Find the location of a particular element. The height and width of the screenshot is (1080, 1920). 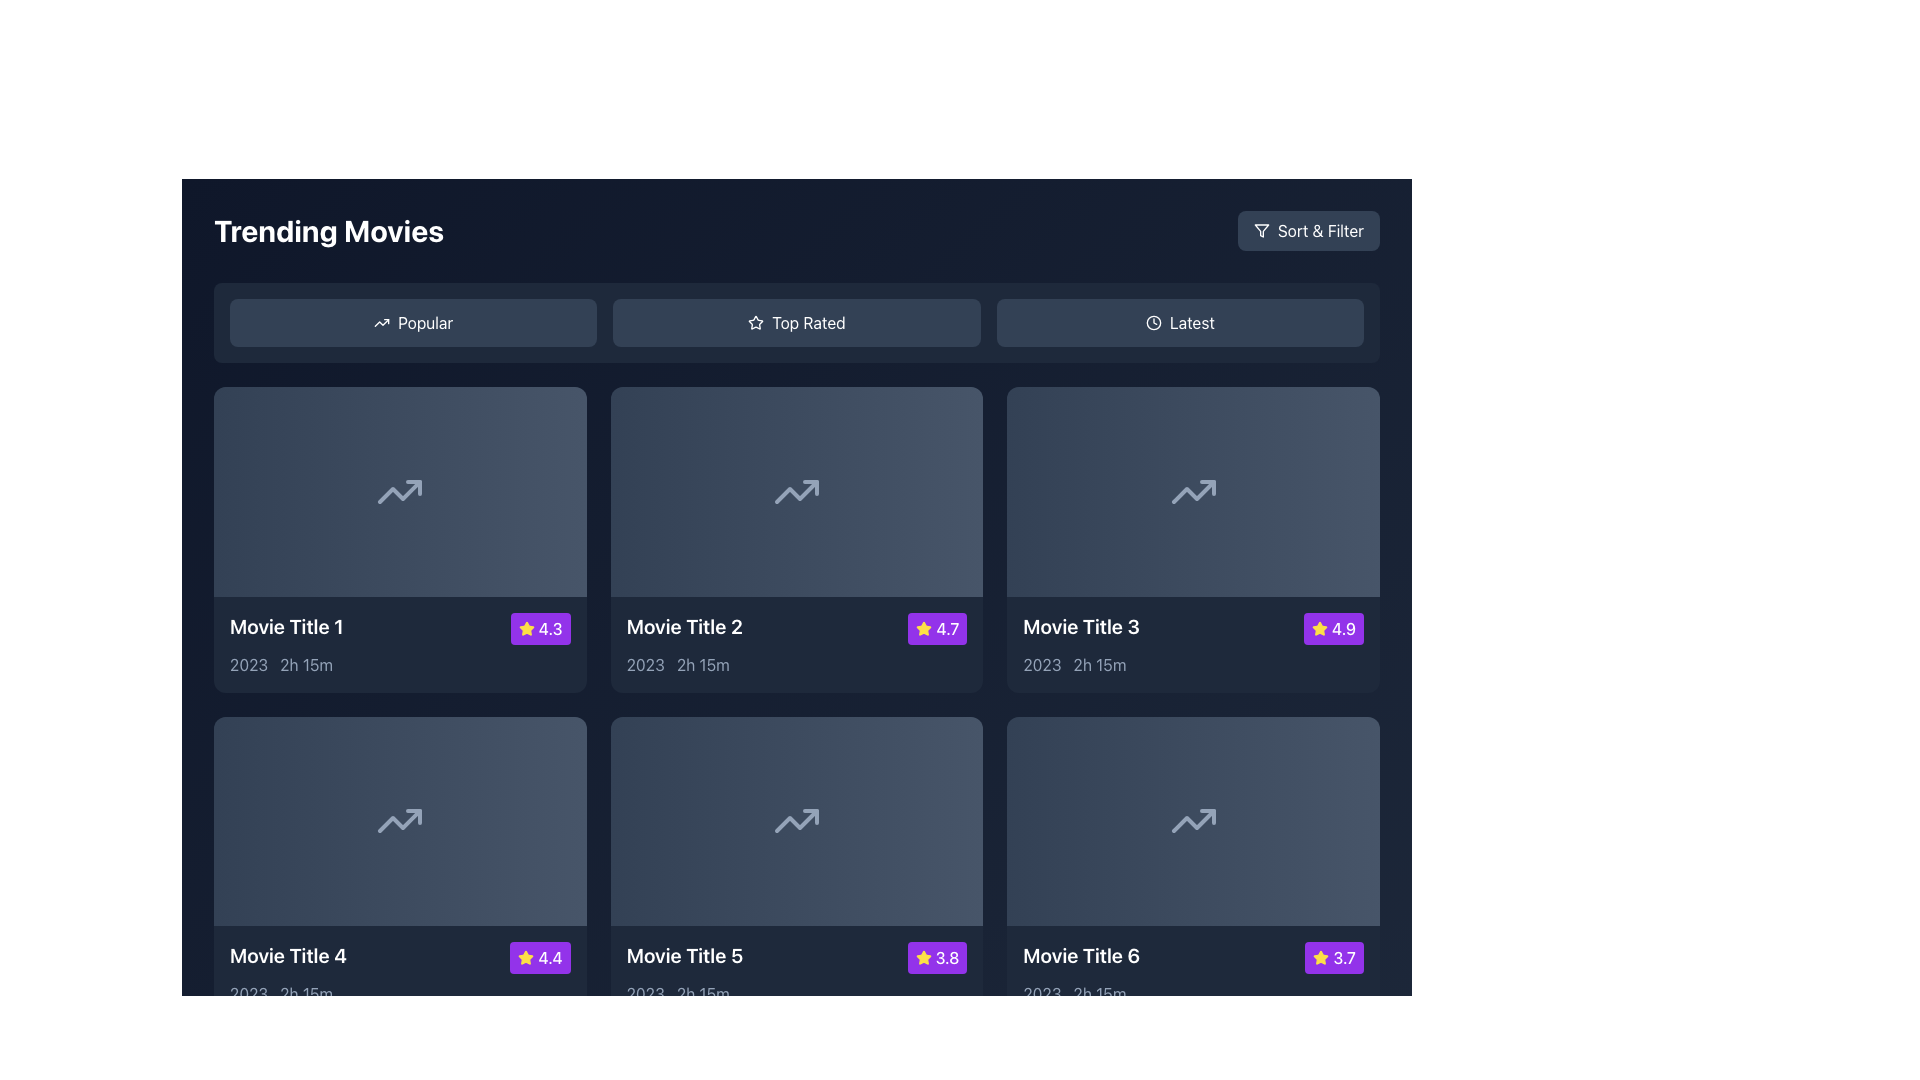

informational text label displaying the release year '2023' and runtime '2h 15m' for 'Movie Title 6', located in the lower section of the movie card is located at coordinates (1193, 994).